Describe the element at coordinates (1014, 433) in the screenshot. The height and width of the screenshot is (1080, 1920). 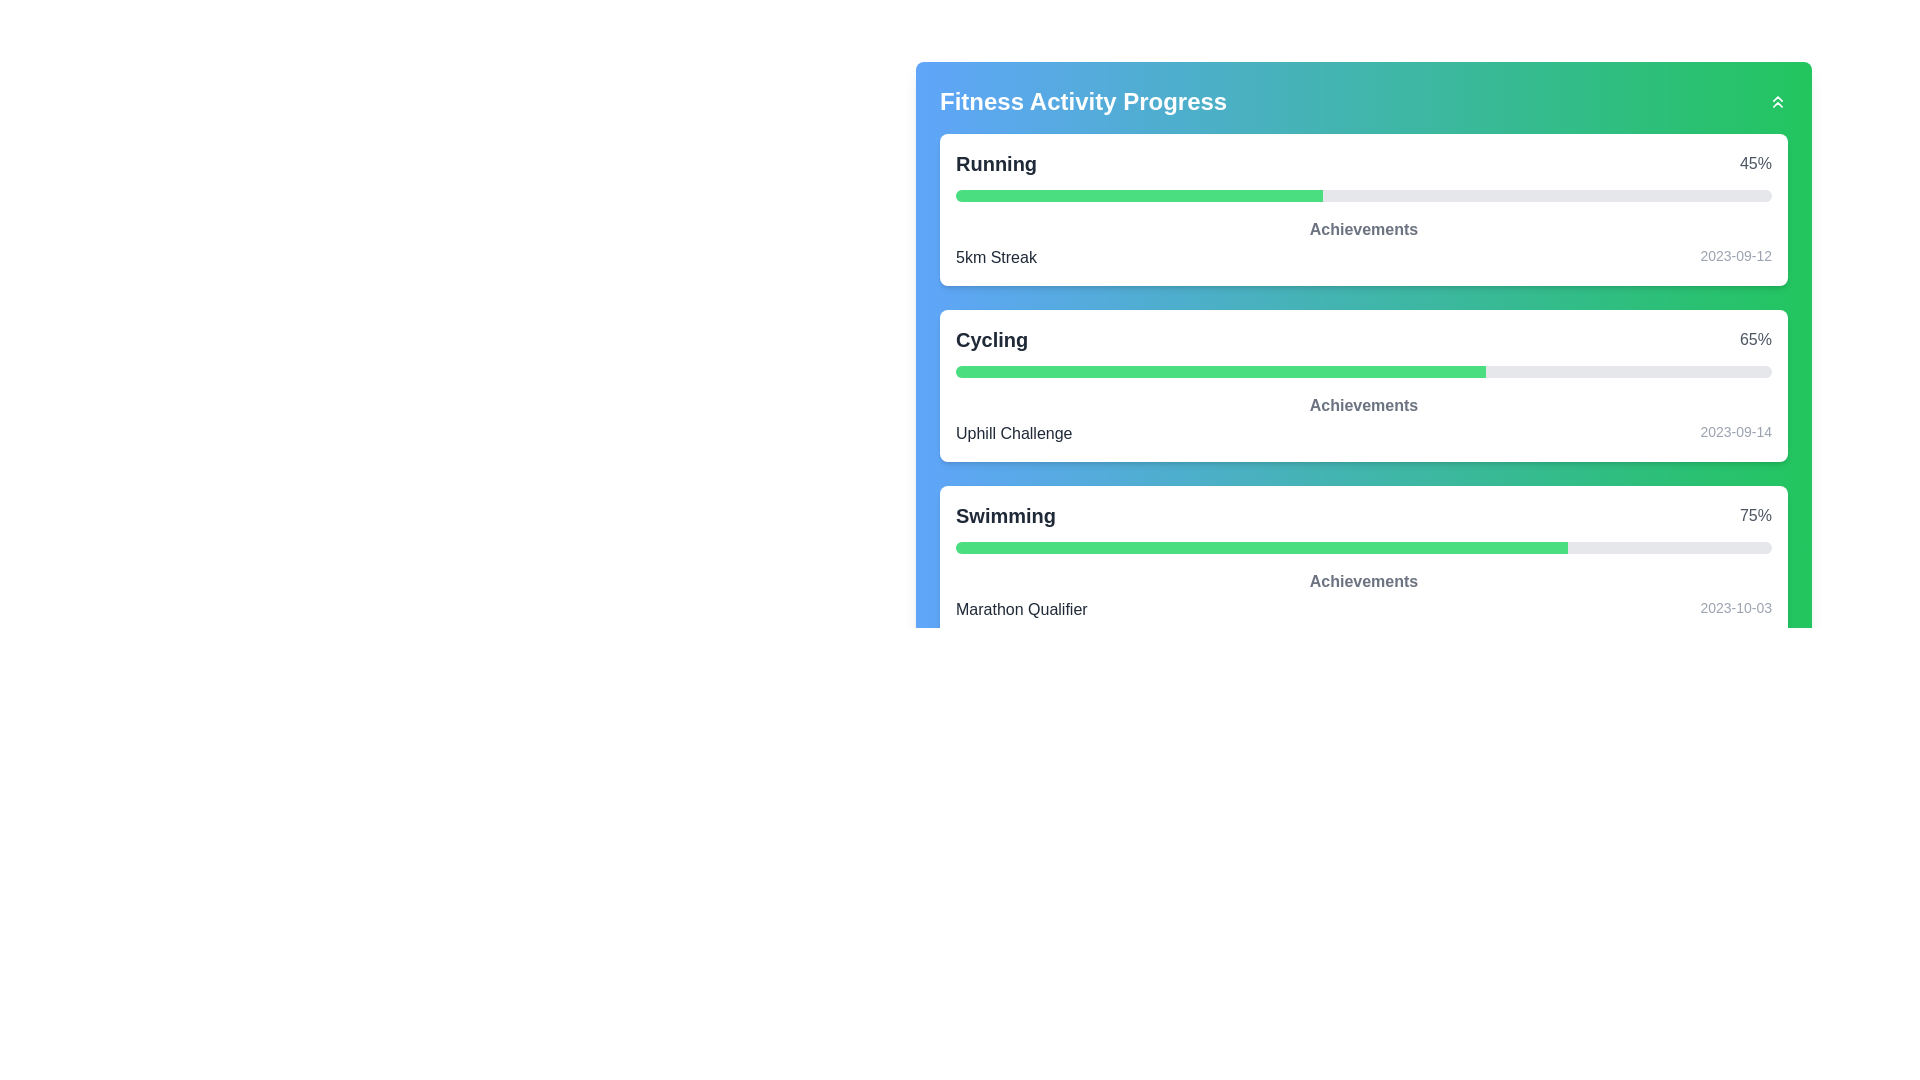
I see `text displayed in the 'Uphill Challenge' label, which is styled in a standard font and located below the 'Cycling' heading in the fitness activity progress interface` at that location.